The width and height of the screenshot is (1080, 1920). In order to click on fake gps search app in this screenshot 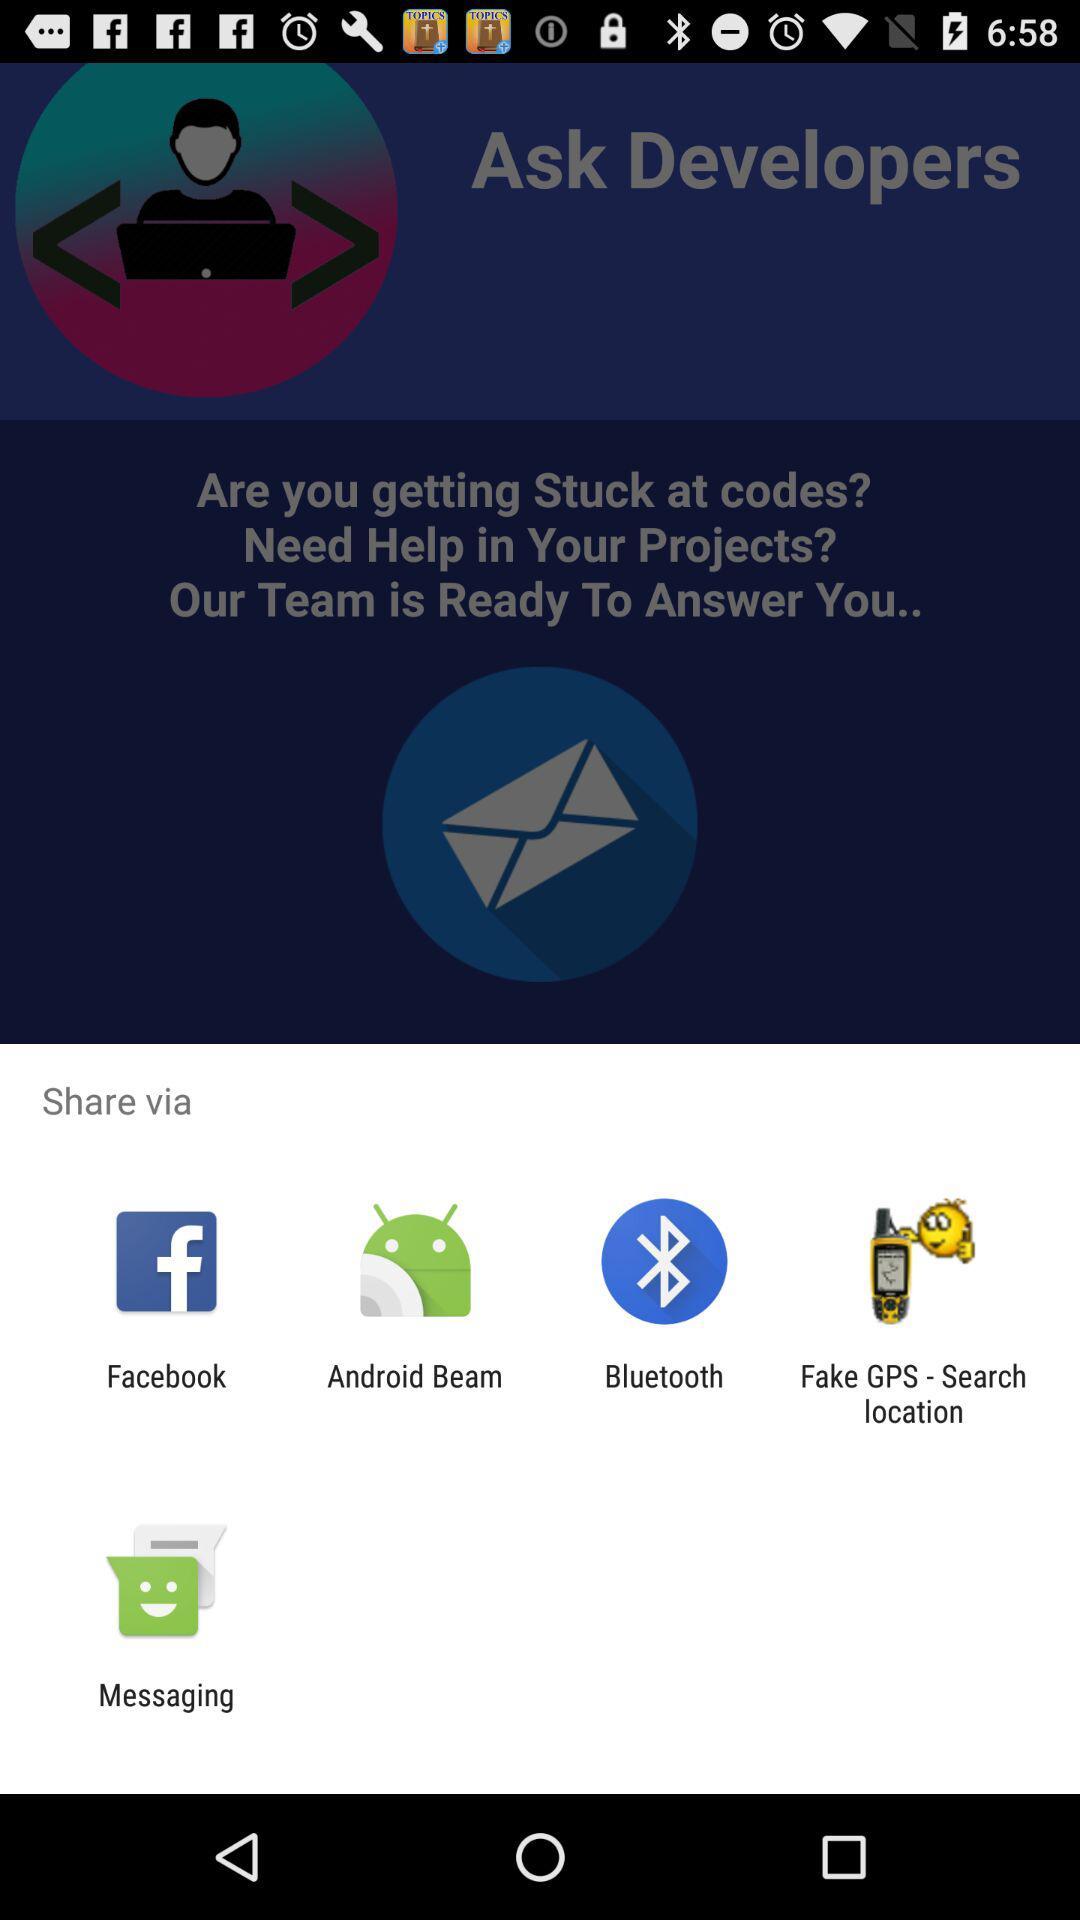, I will do `click(913, 1392)`.